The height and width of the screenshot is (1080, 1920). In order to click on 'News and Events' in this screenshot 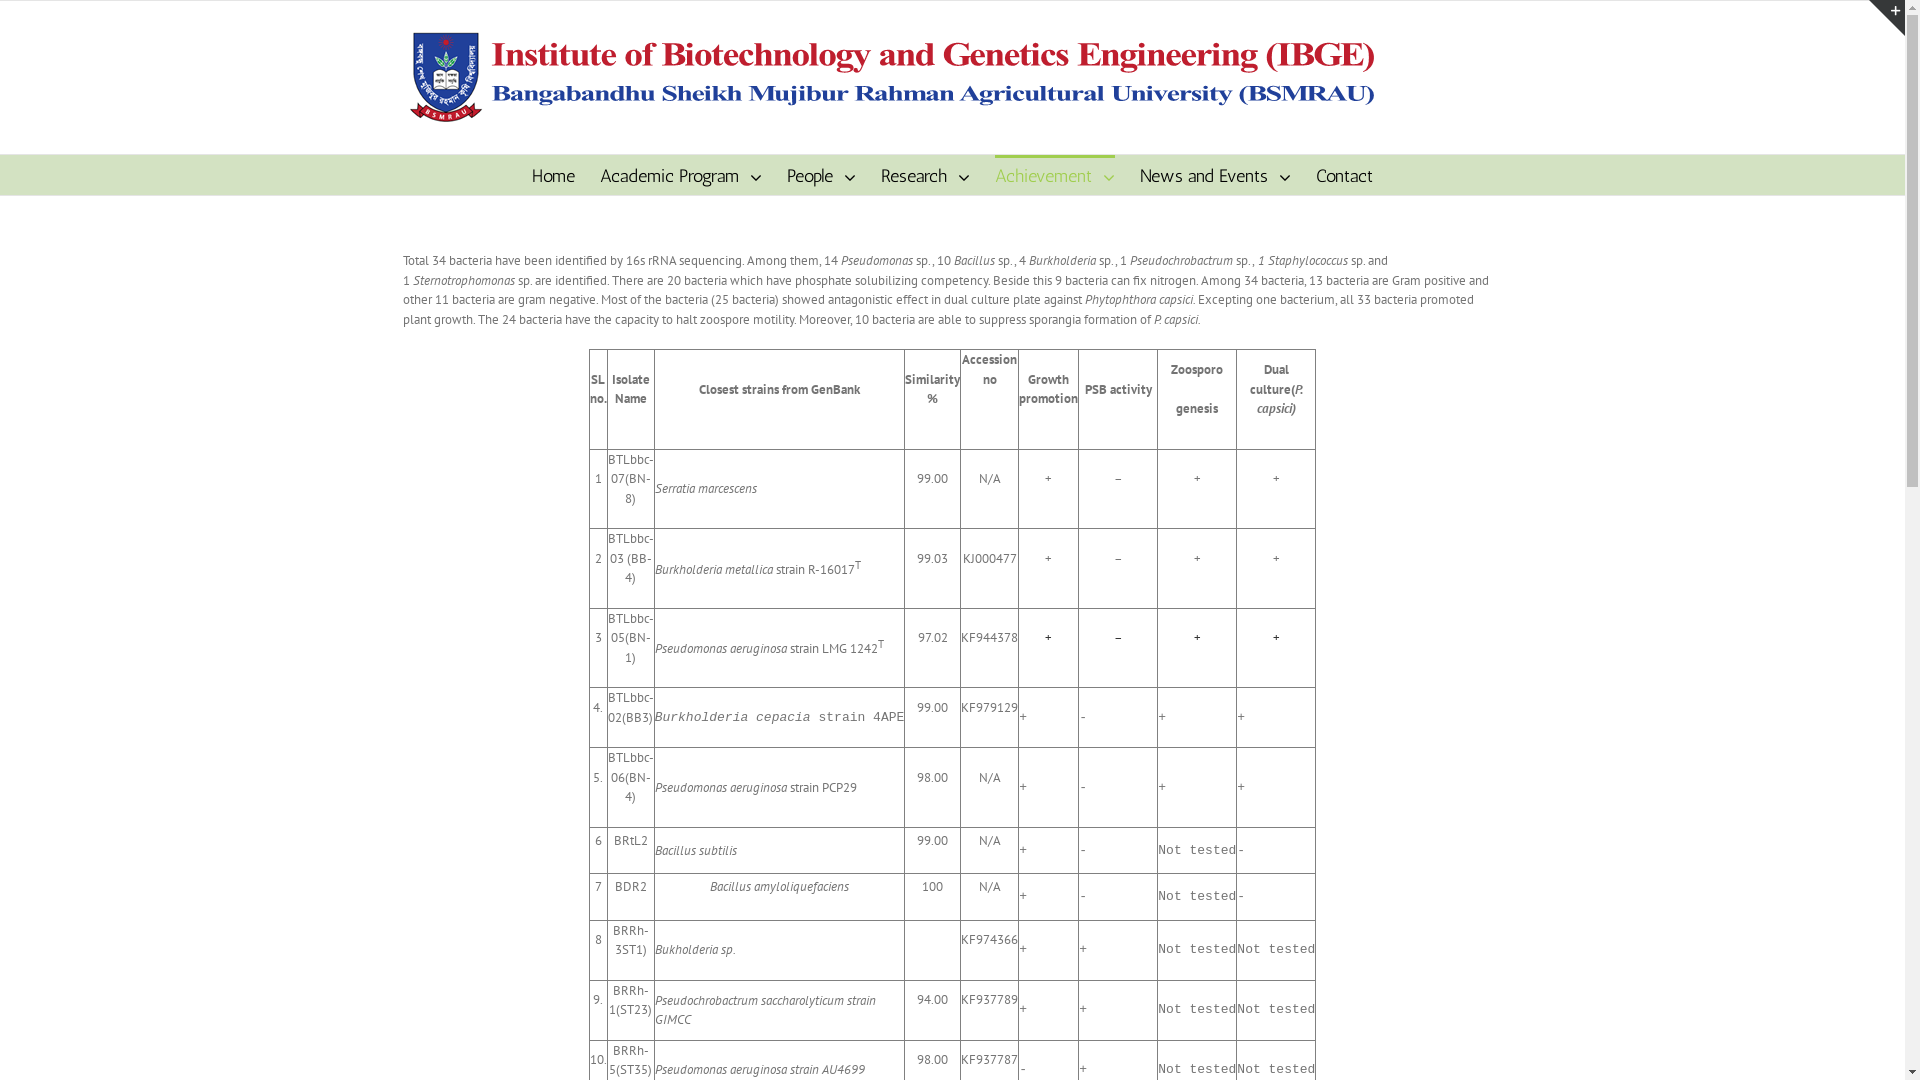, I will do `click(1214, 173)`.